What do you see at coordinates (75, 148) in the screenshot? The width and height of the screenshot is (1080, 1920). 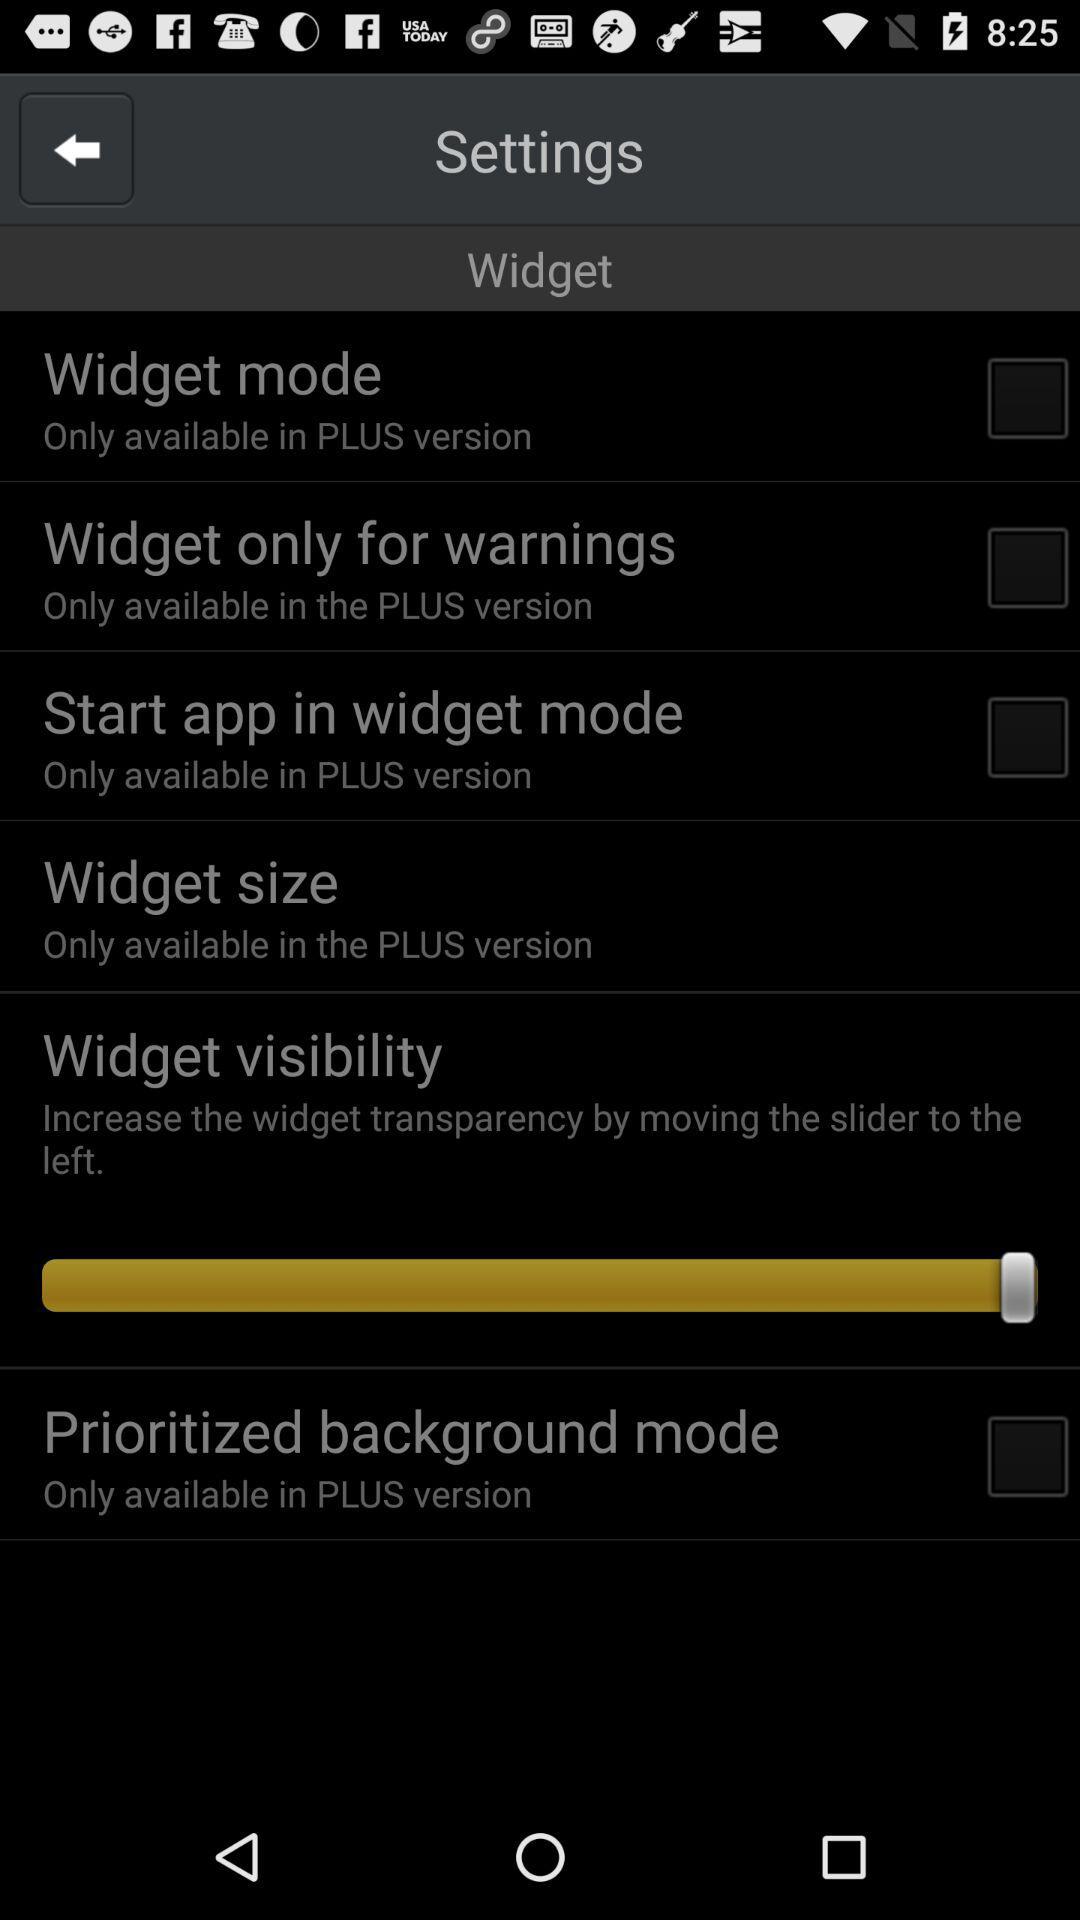 I see `the item next to settings item` at bounding box center [75, 148].